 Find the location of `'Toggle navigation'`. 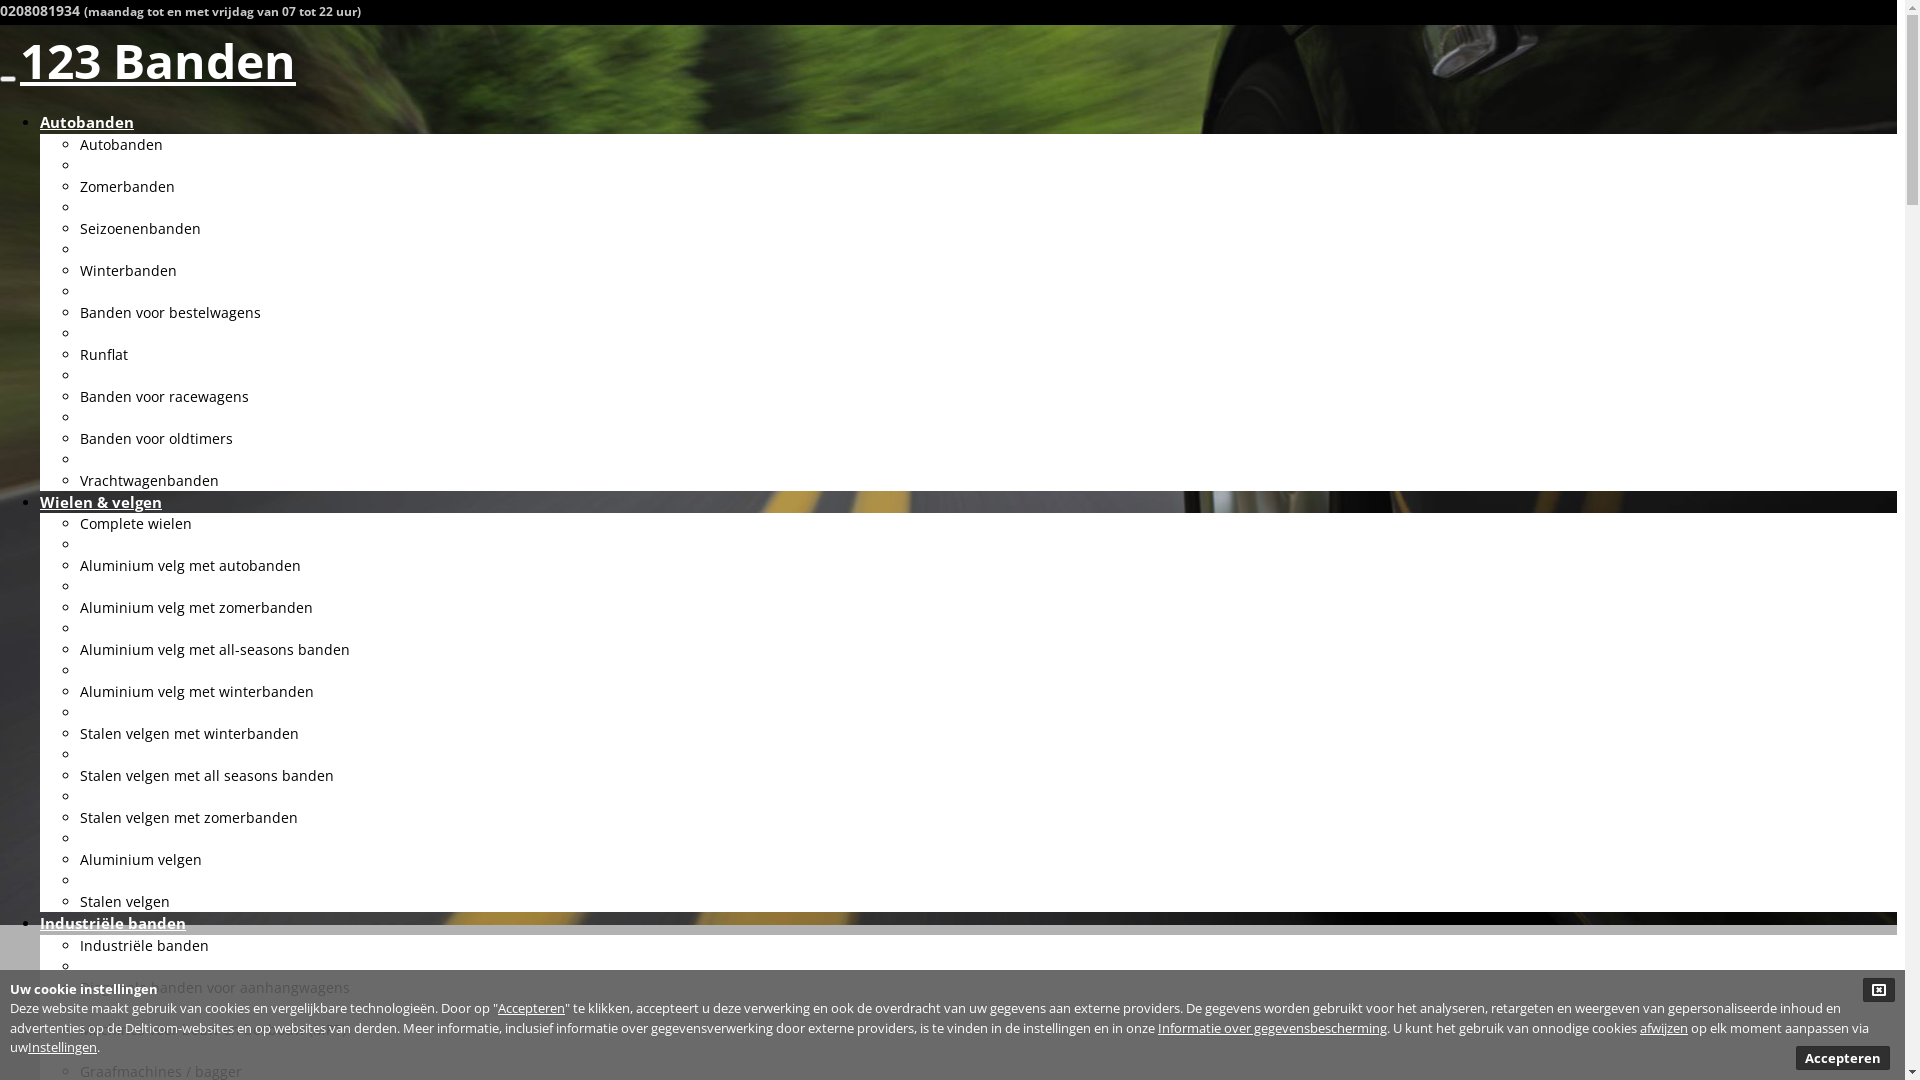

'Toggle navigation' is located at coordinates (8, 77).